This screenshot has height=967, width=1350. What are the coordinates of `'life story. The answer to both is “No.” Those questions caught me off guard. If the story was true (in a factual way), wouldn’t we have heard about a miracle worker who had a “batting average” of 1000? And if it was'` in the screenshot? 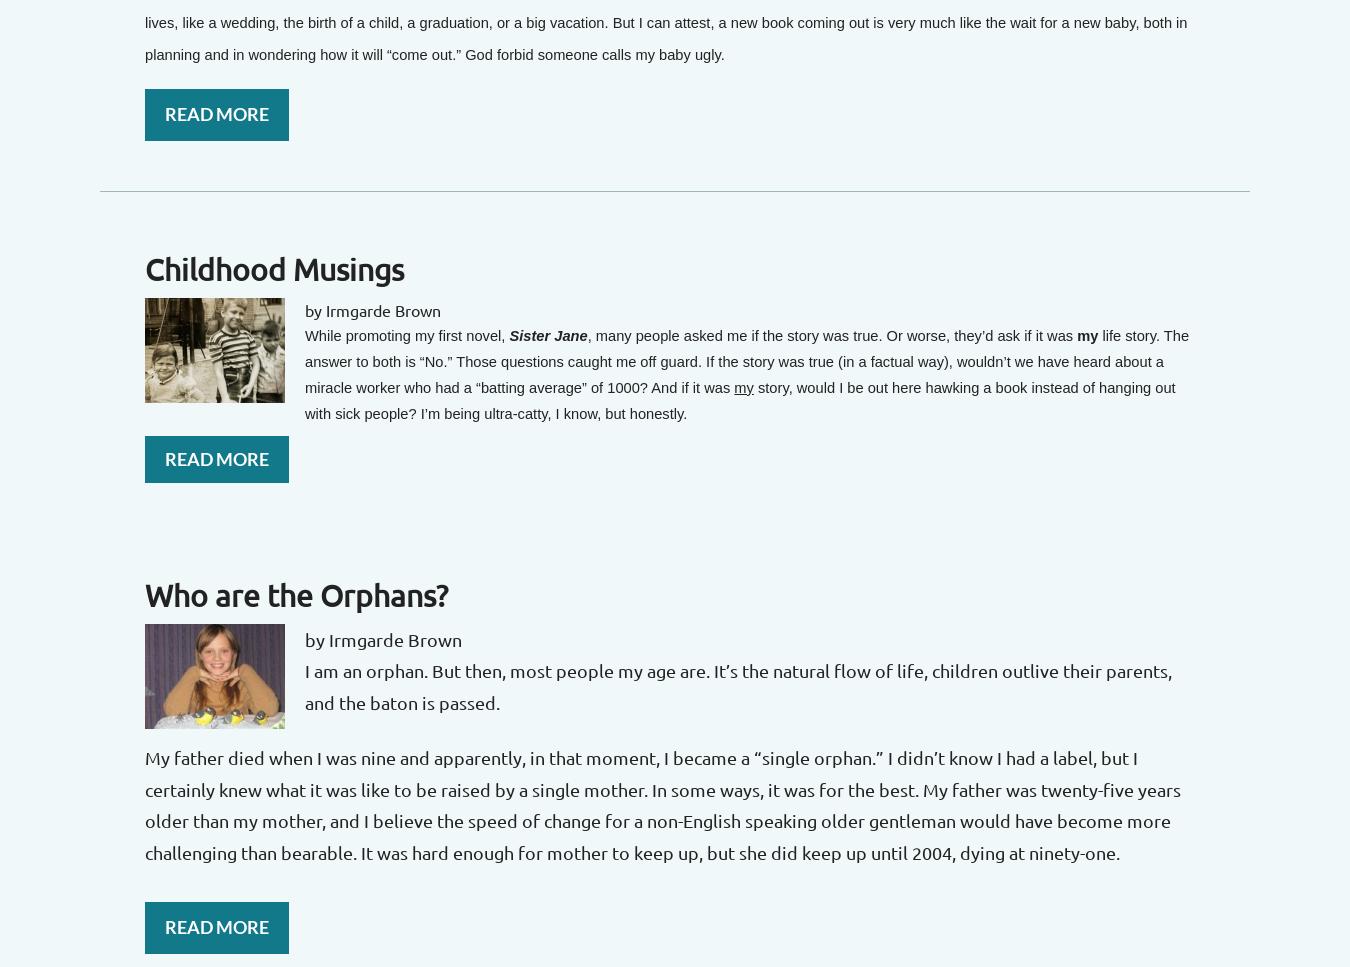 It's located at (745, 359).